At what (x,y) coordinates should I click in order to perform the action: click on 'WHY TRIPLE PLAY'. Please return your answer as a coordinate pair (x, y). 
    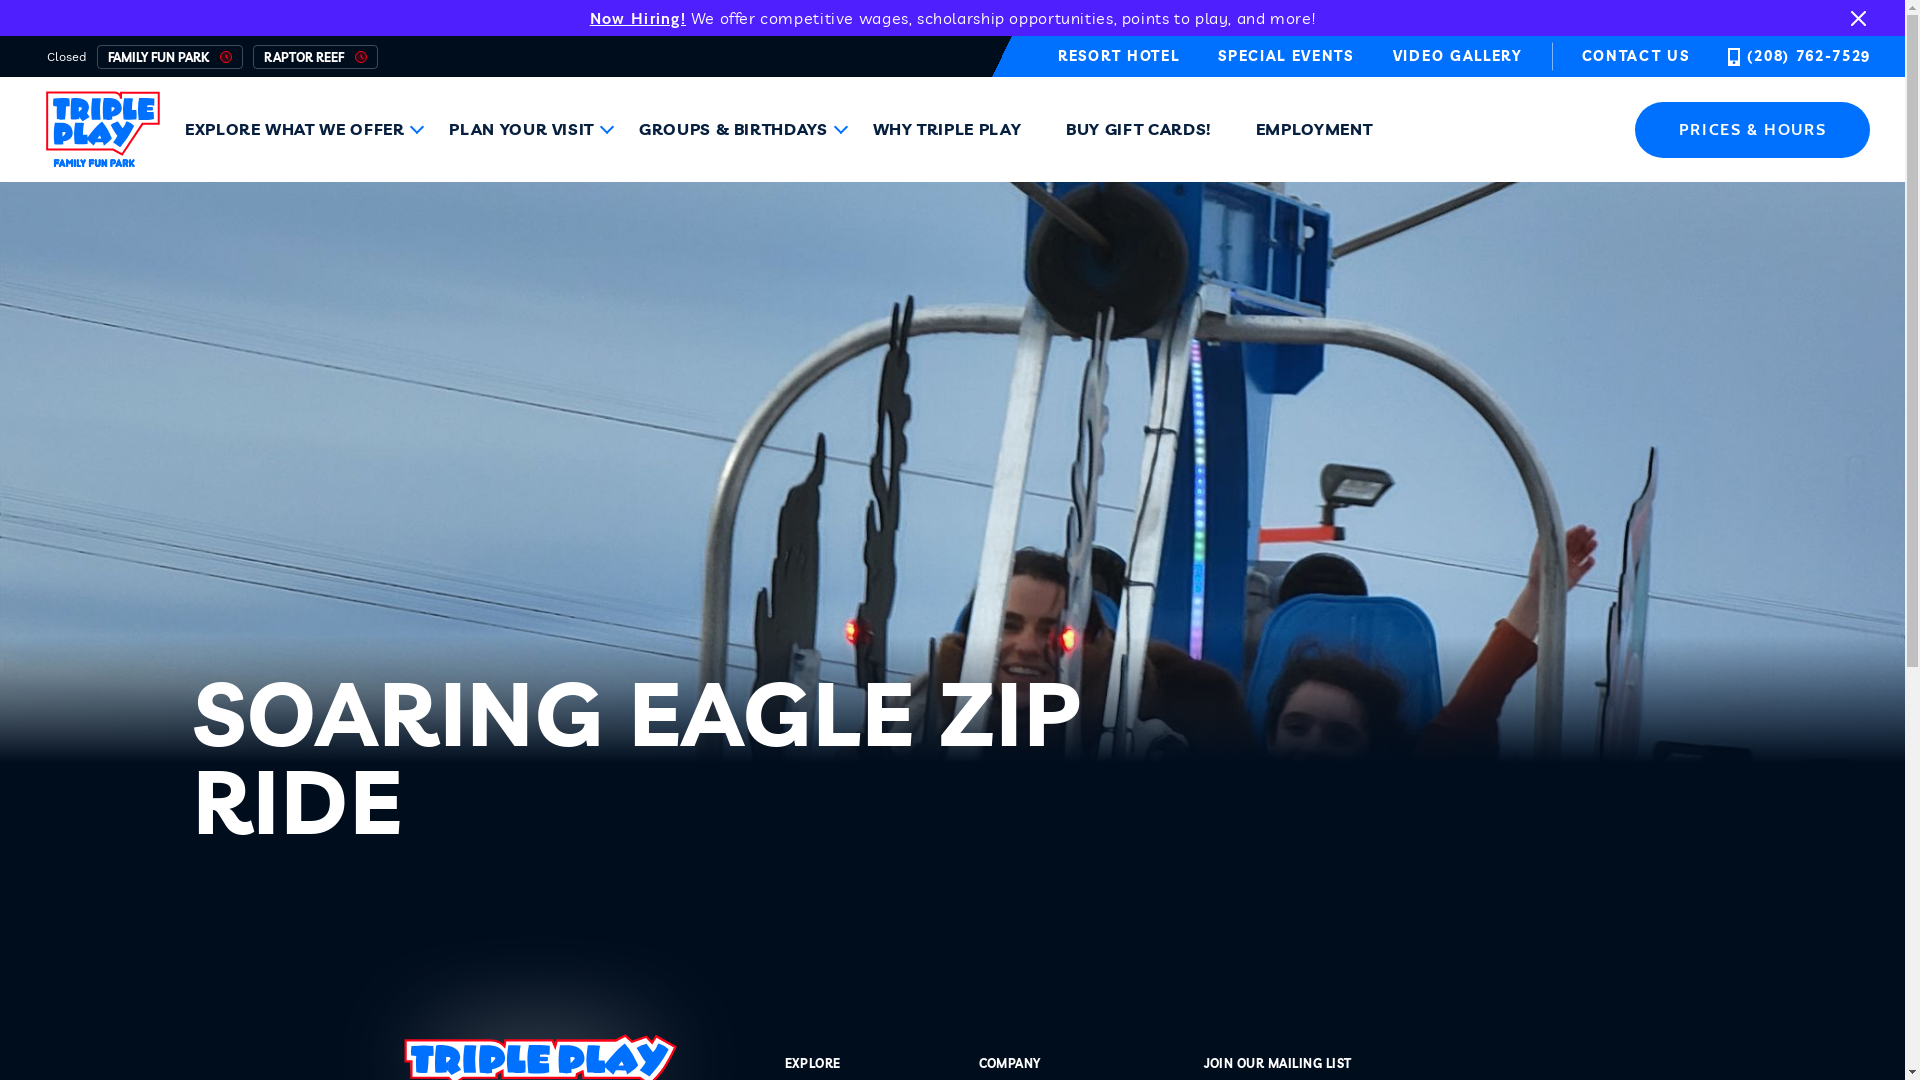
    Looking at the image, I should click on (960, 129).